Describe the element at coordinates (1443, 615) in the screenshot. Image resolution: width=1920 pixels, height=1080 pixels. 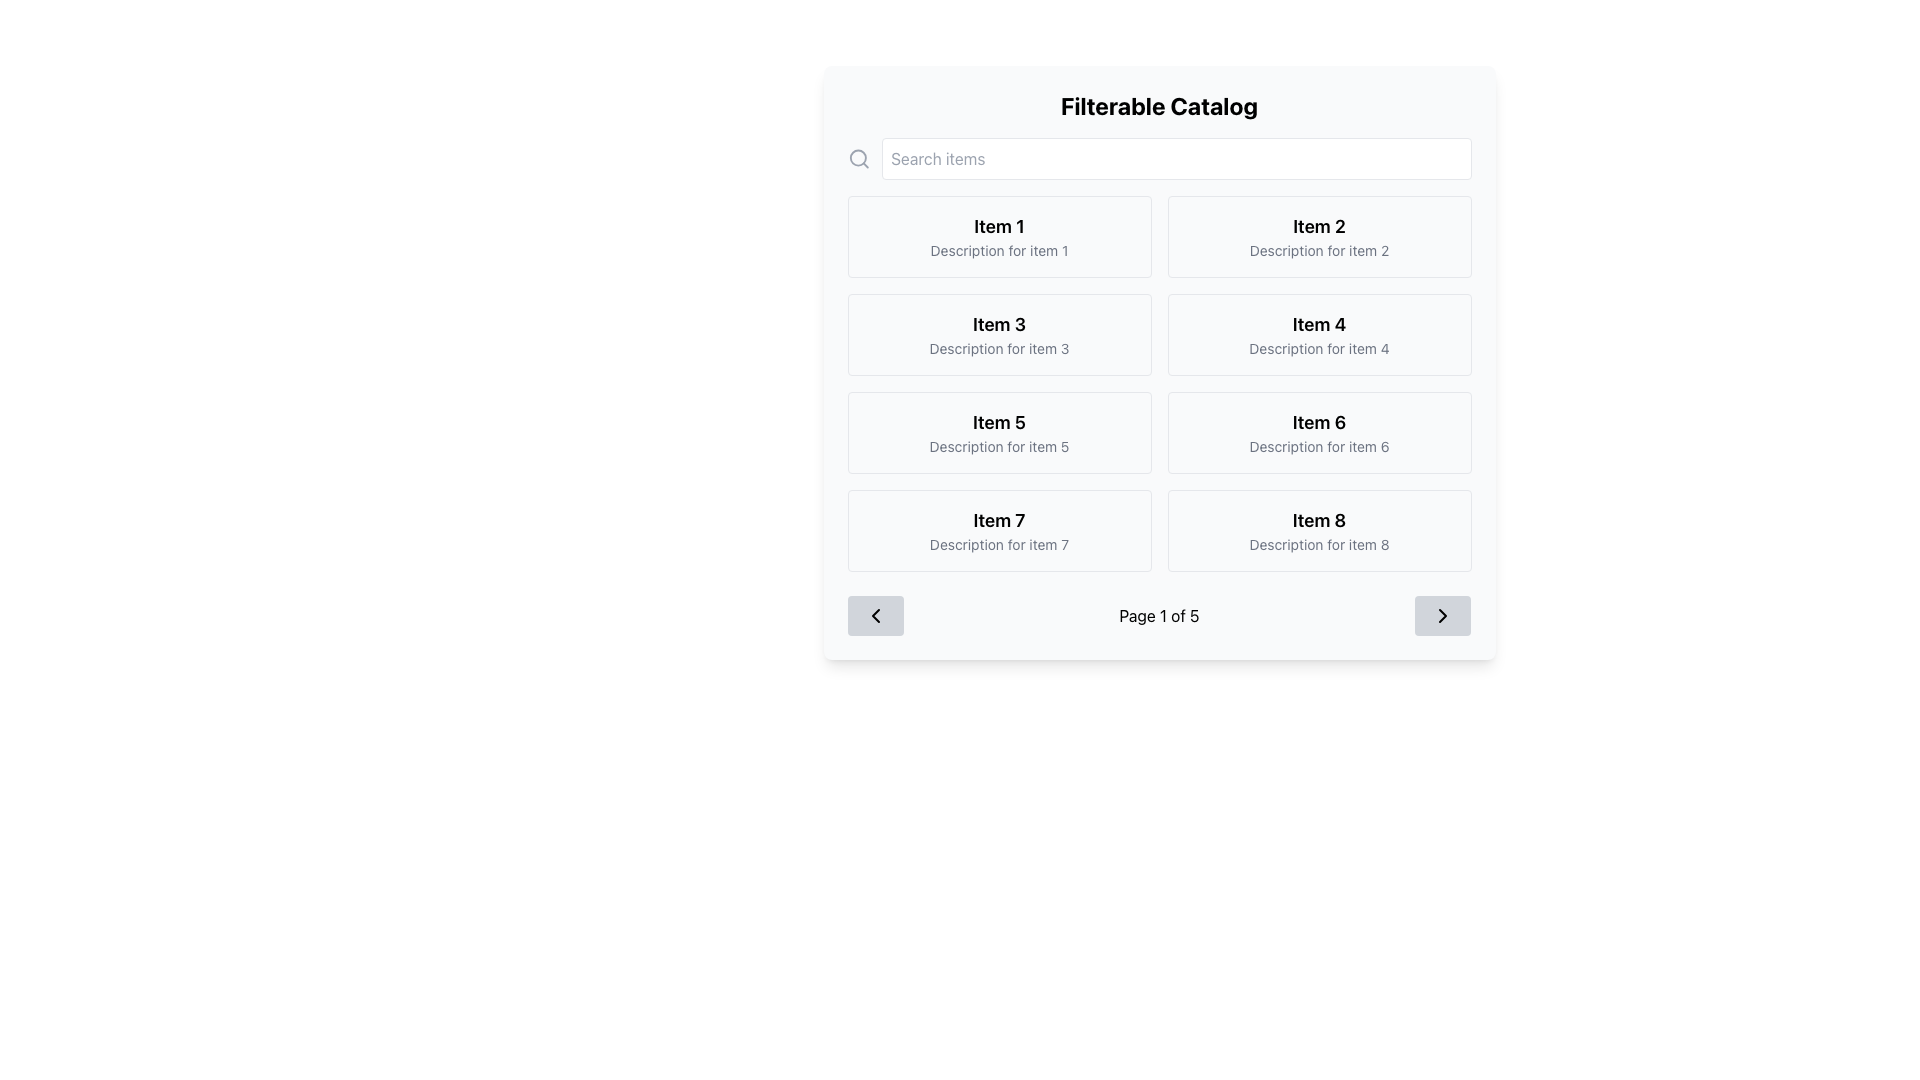
I see `the navigation button at the far-right of the pagination controls to advance to the next page of content` at that location.